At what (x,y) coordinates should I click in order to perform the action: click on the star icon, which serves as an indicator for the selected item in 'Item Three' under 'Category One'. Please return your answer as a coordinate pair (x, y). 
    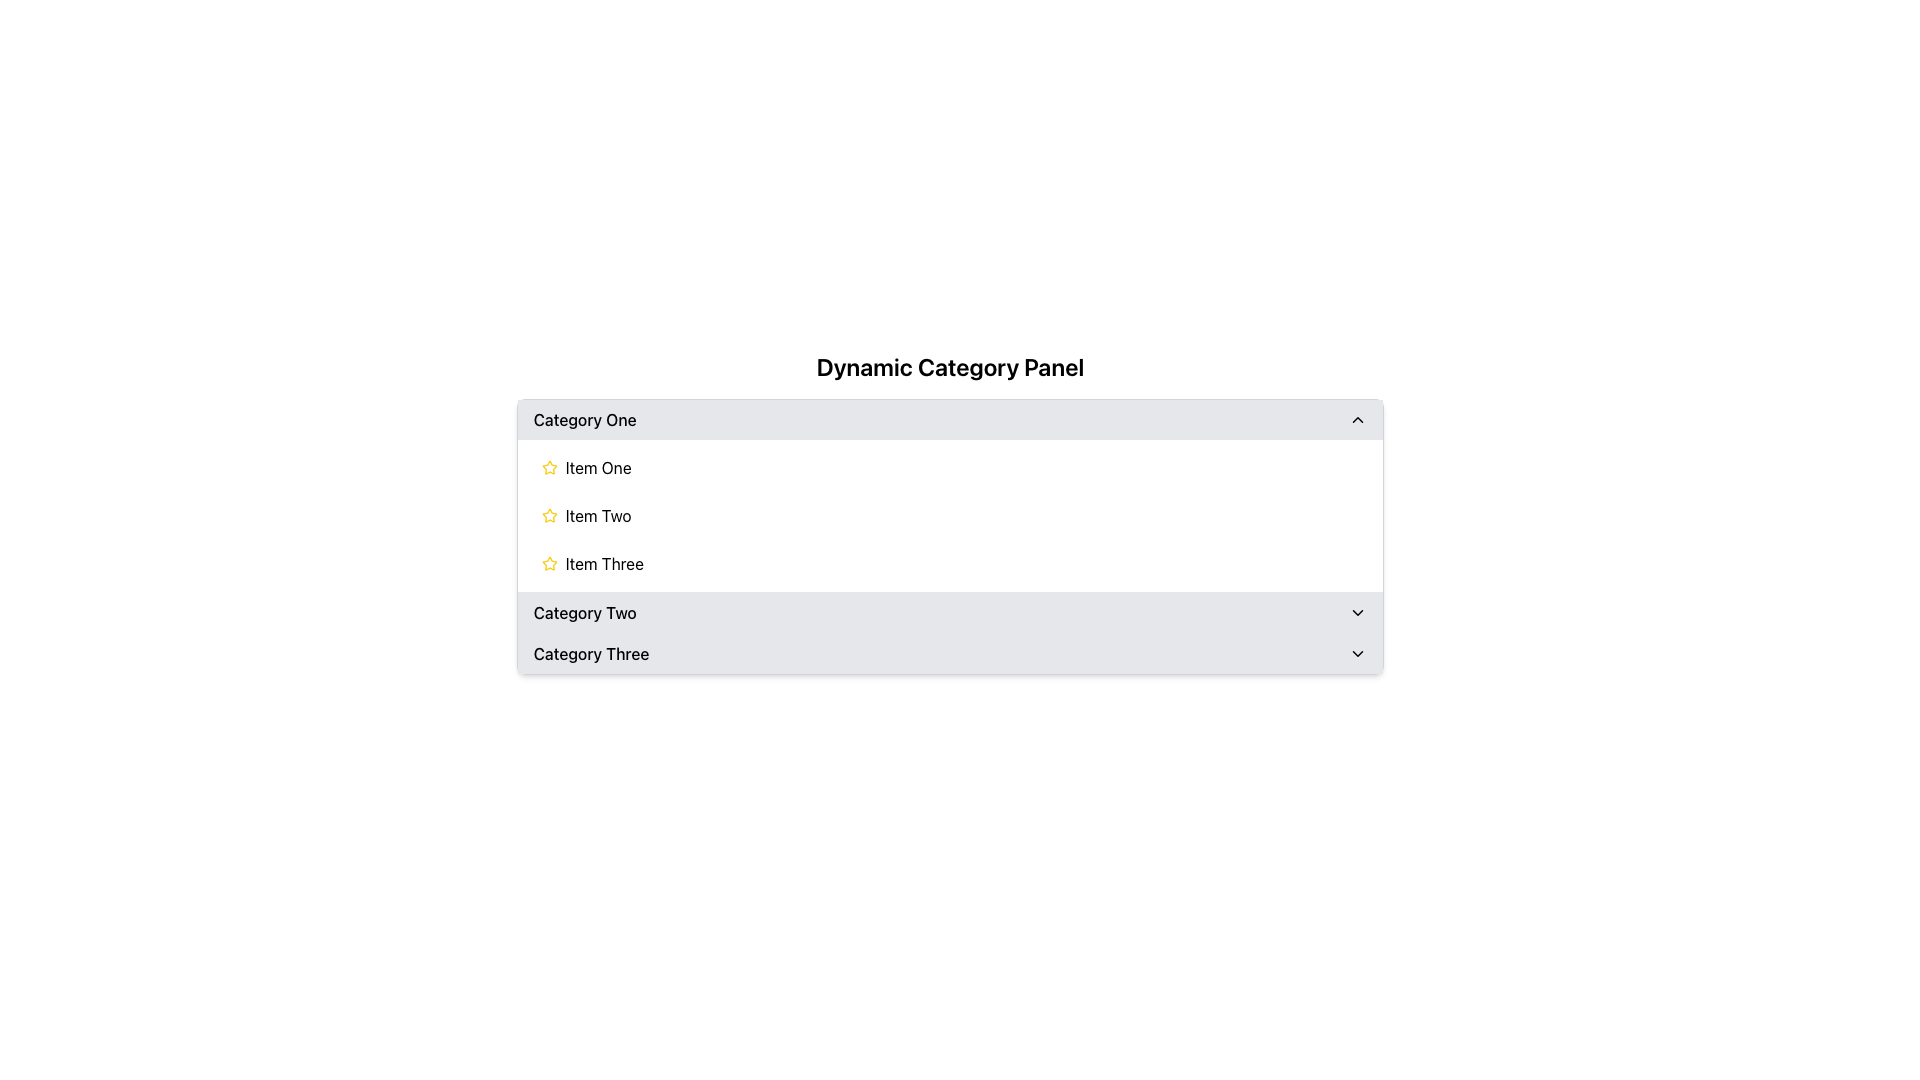
    Looking at the image, I should click on (549, 563).